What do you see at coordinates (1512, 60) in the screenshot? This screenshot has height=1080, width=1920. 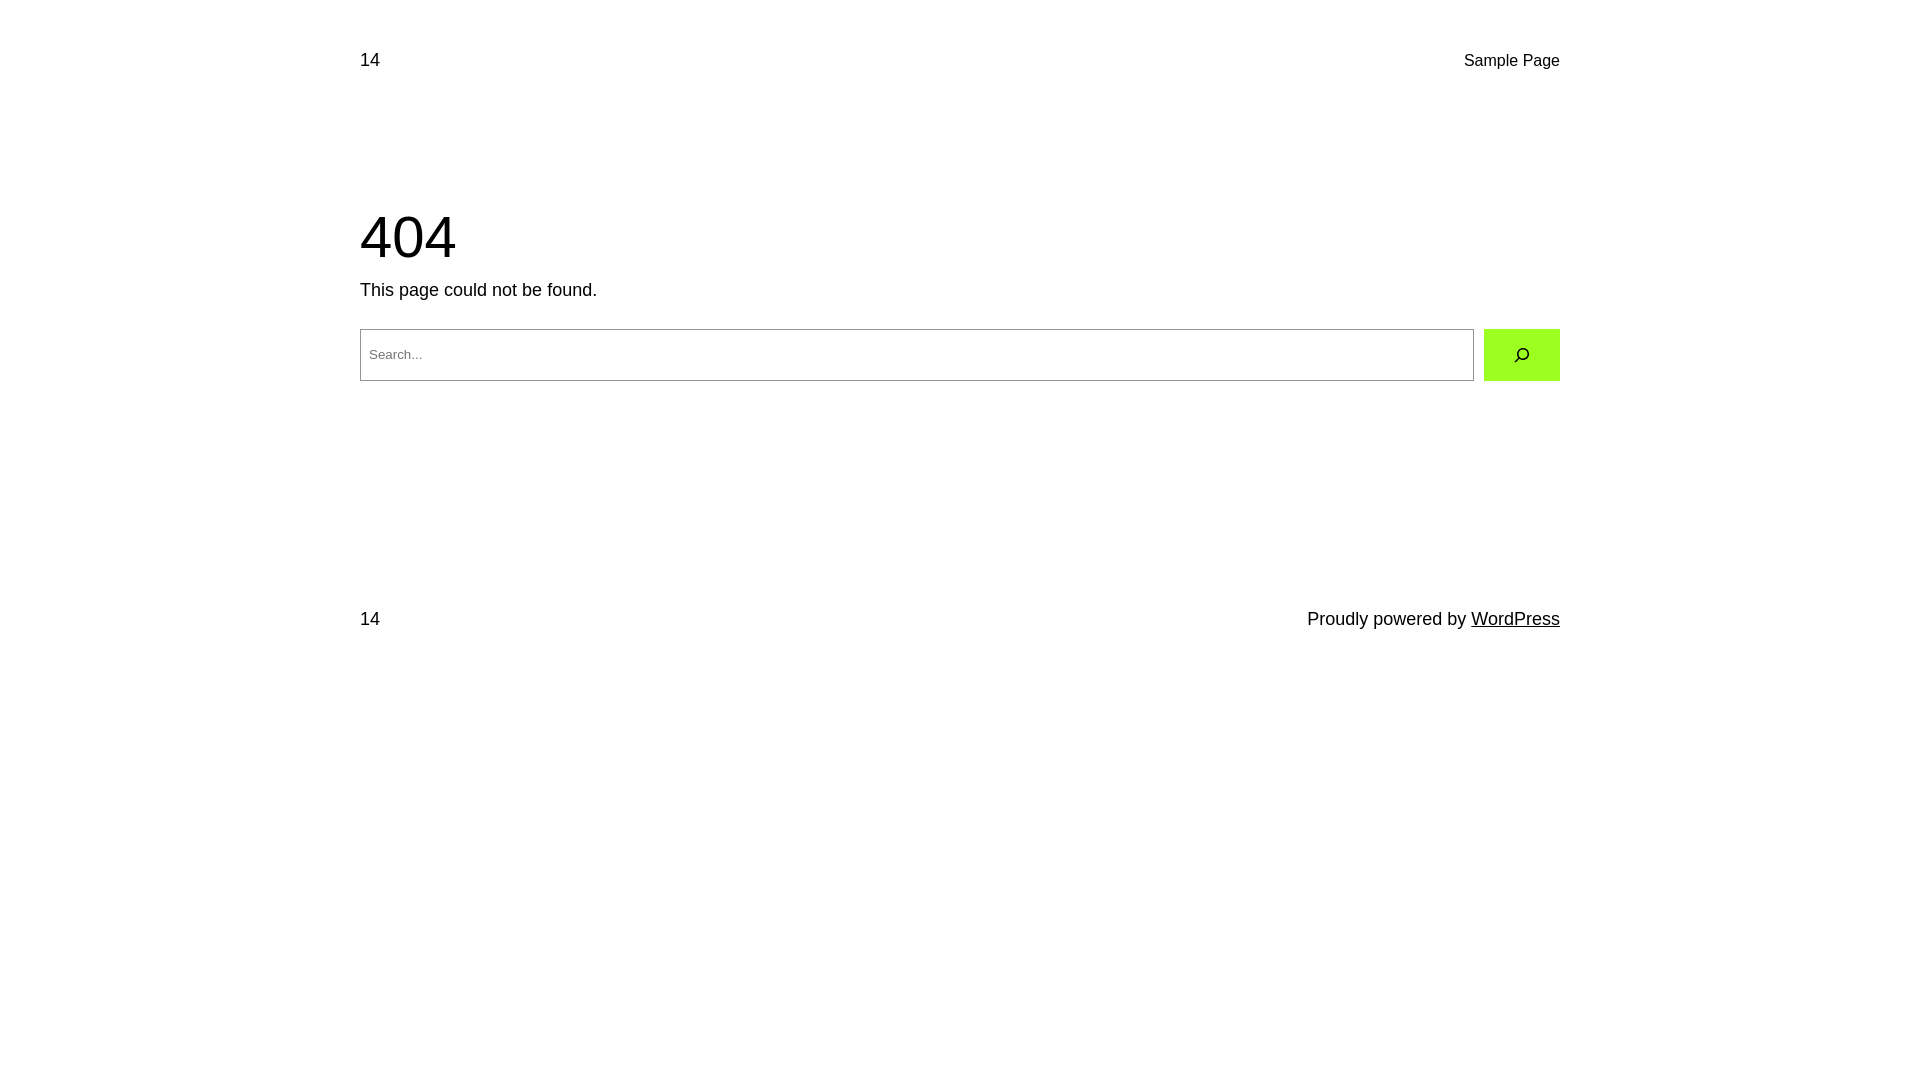 I see `'Sample Page'` at bounding box center [1512, 60].